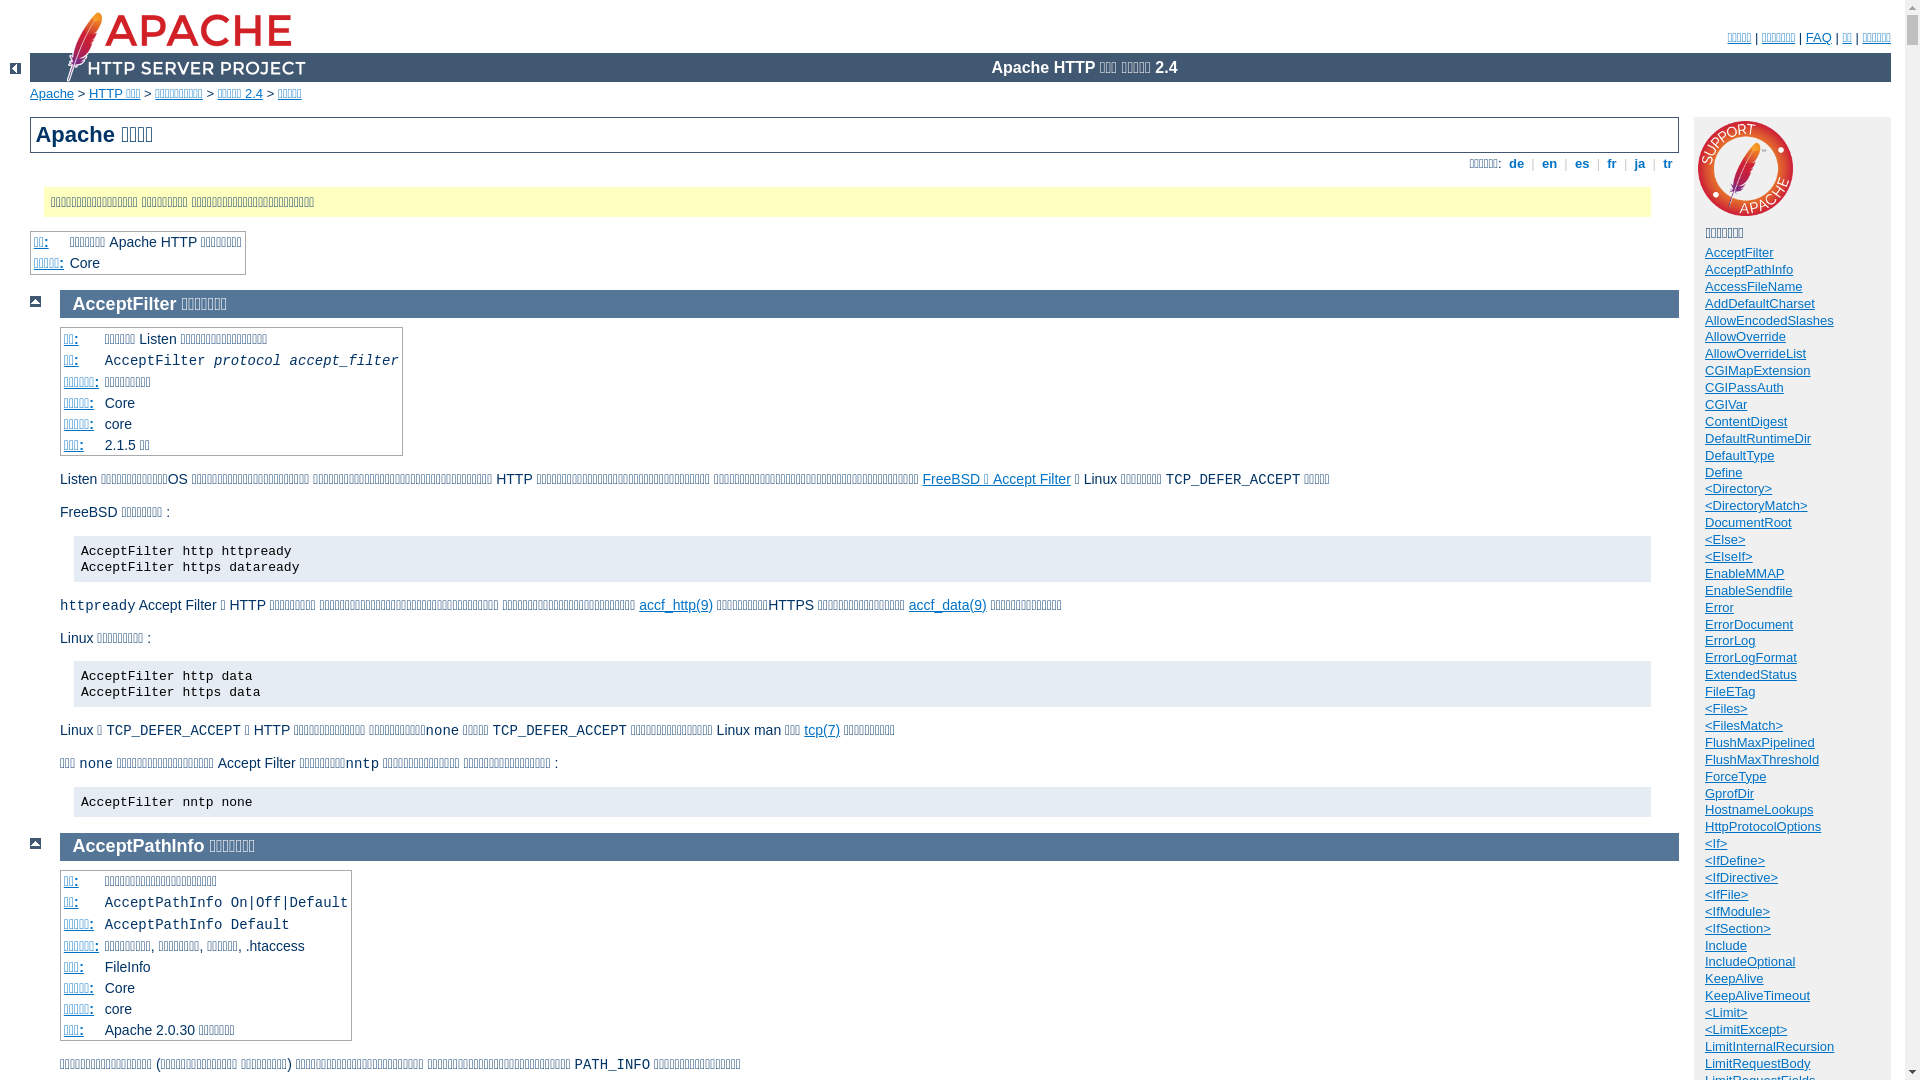  Describe the element at coordinates (821, 729) in the screenshot. I see `'tcp(7)'` at that location.